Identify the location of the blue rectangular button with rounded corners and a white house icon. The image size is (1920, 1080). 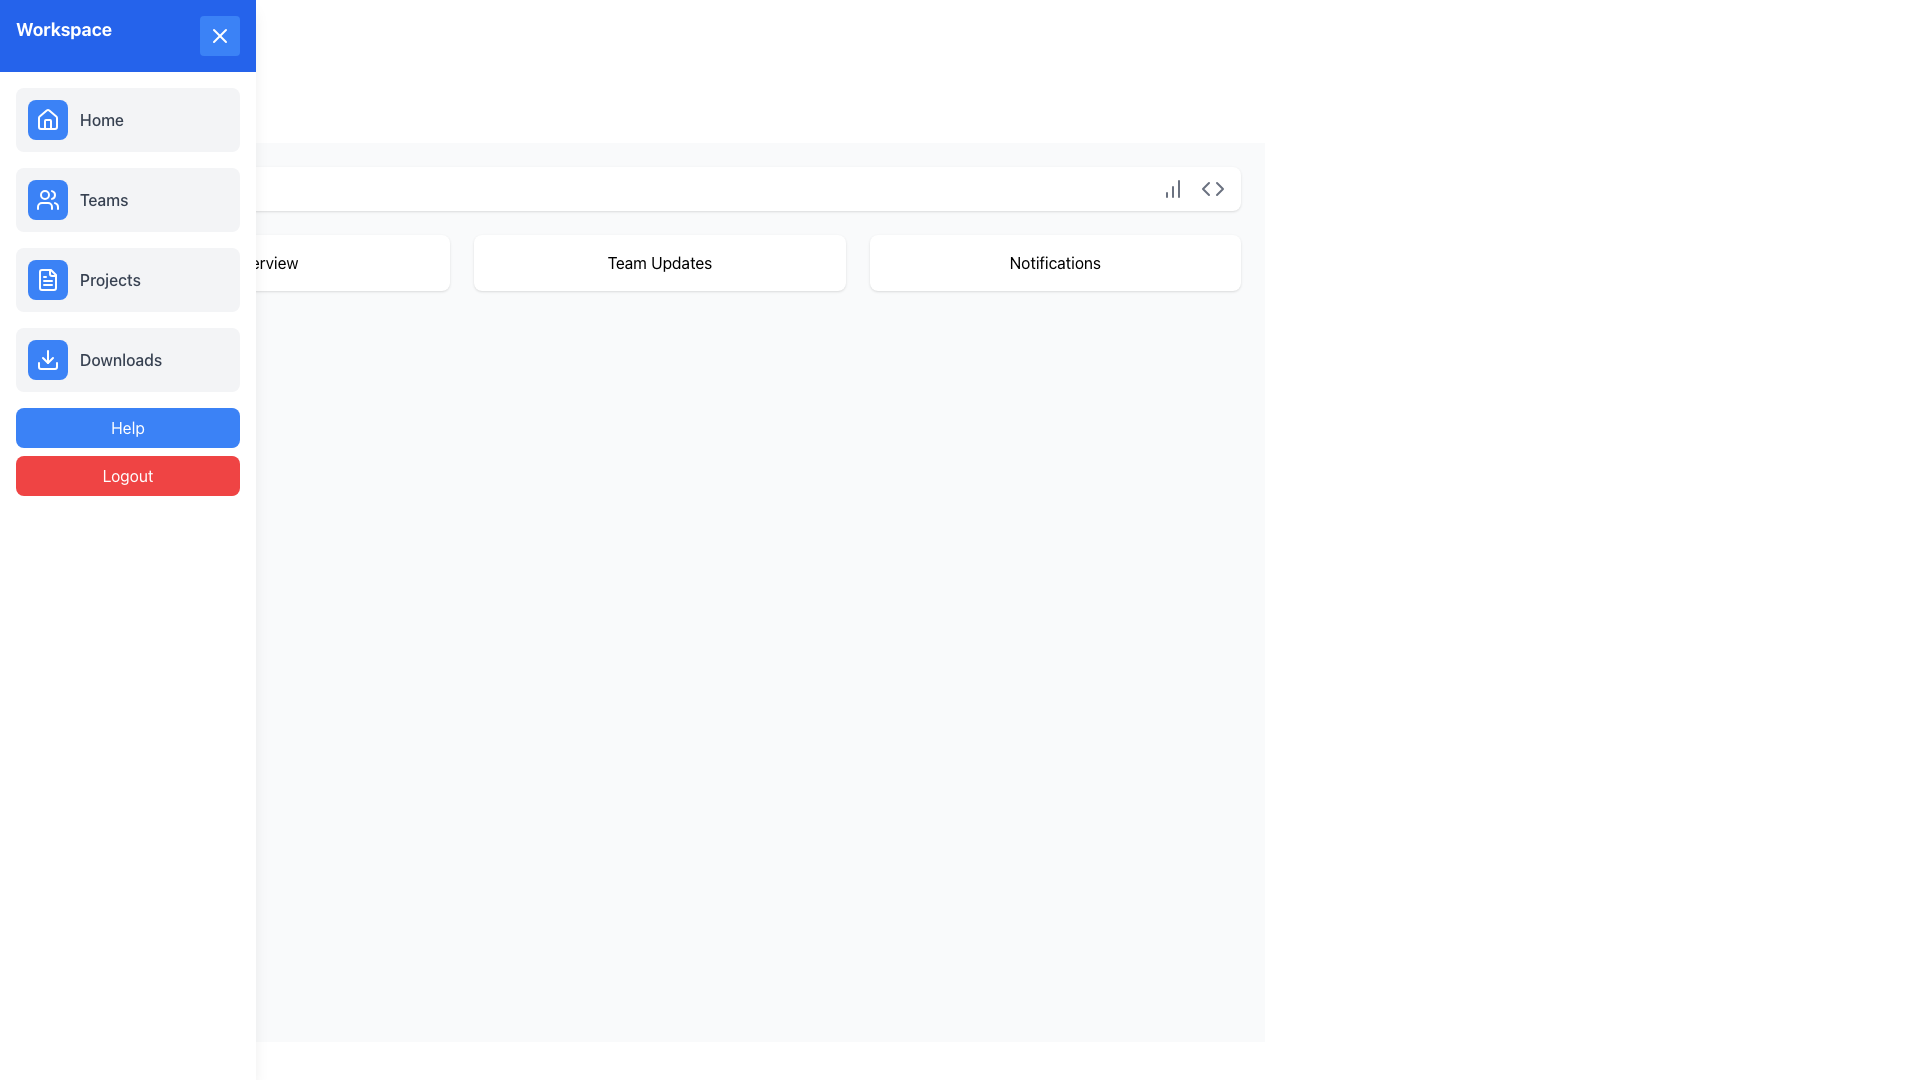
(48, 119).